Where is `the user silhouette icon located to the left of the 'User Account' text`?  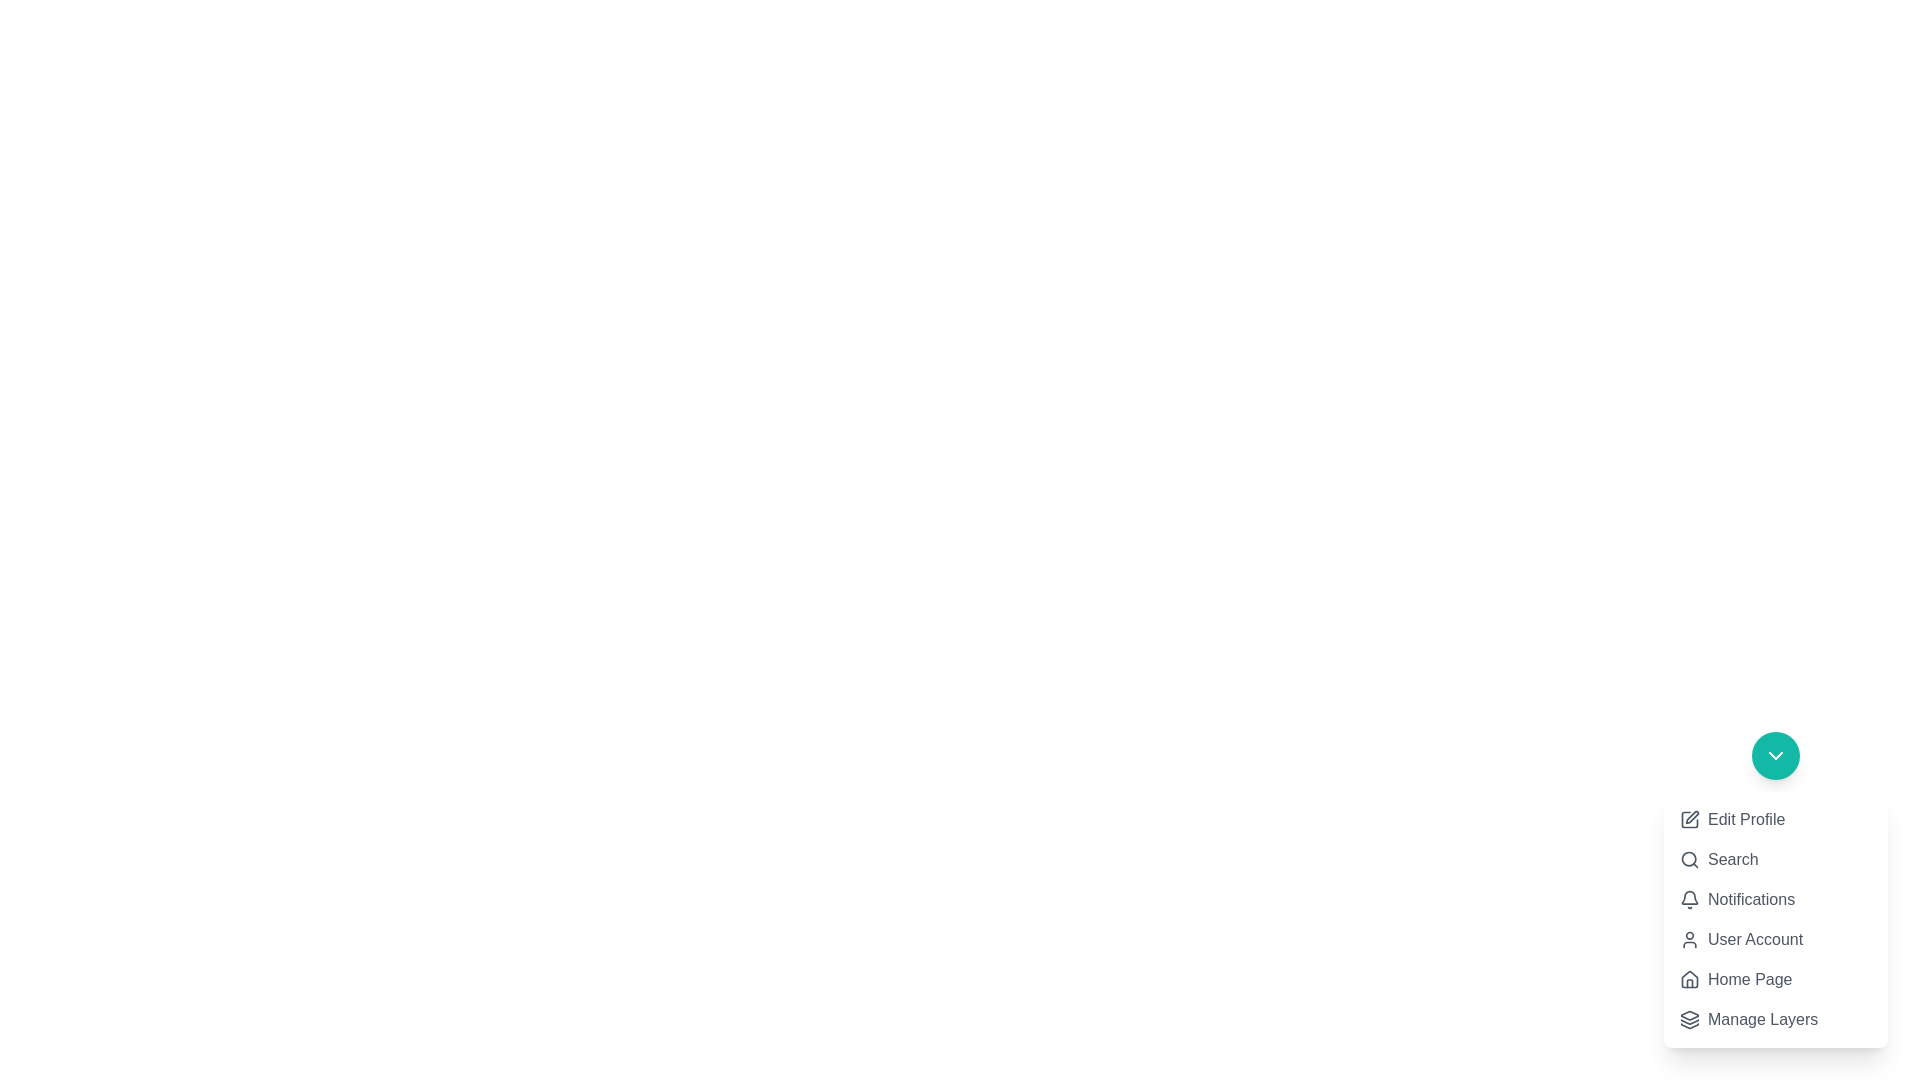
the user silhouette icon located to the left of the 'User Account' text is located at coordinates (1688, 940).